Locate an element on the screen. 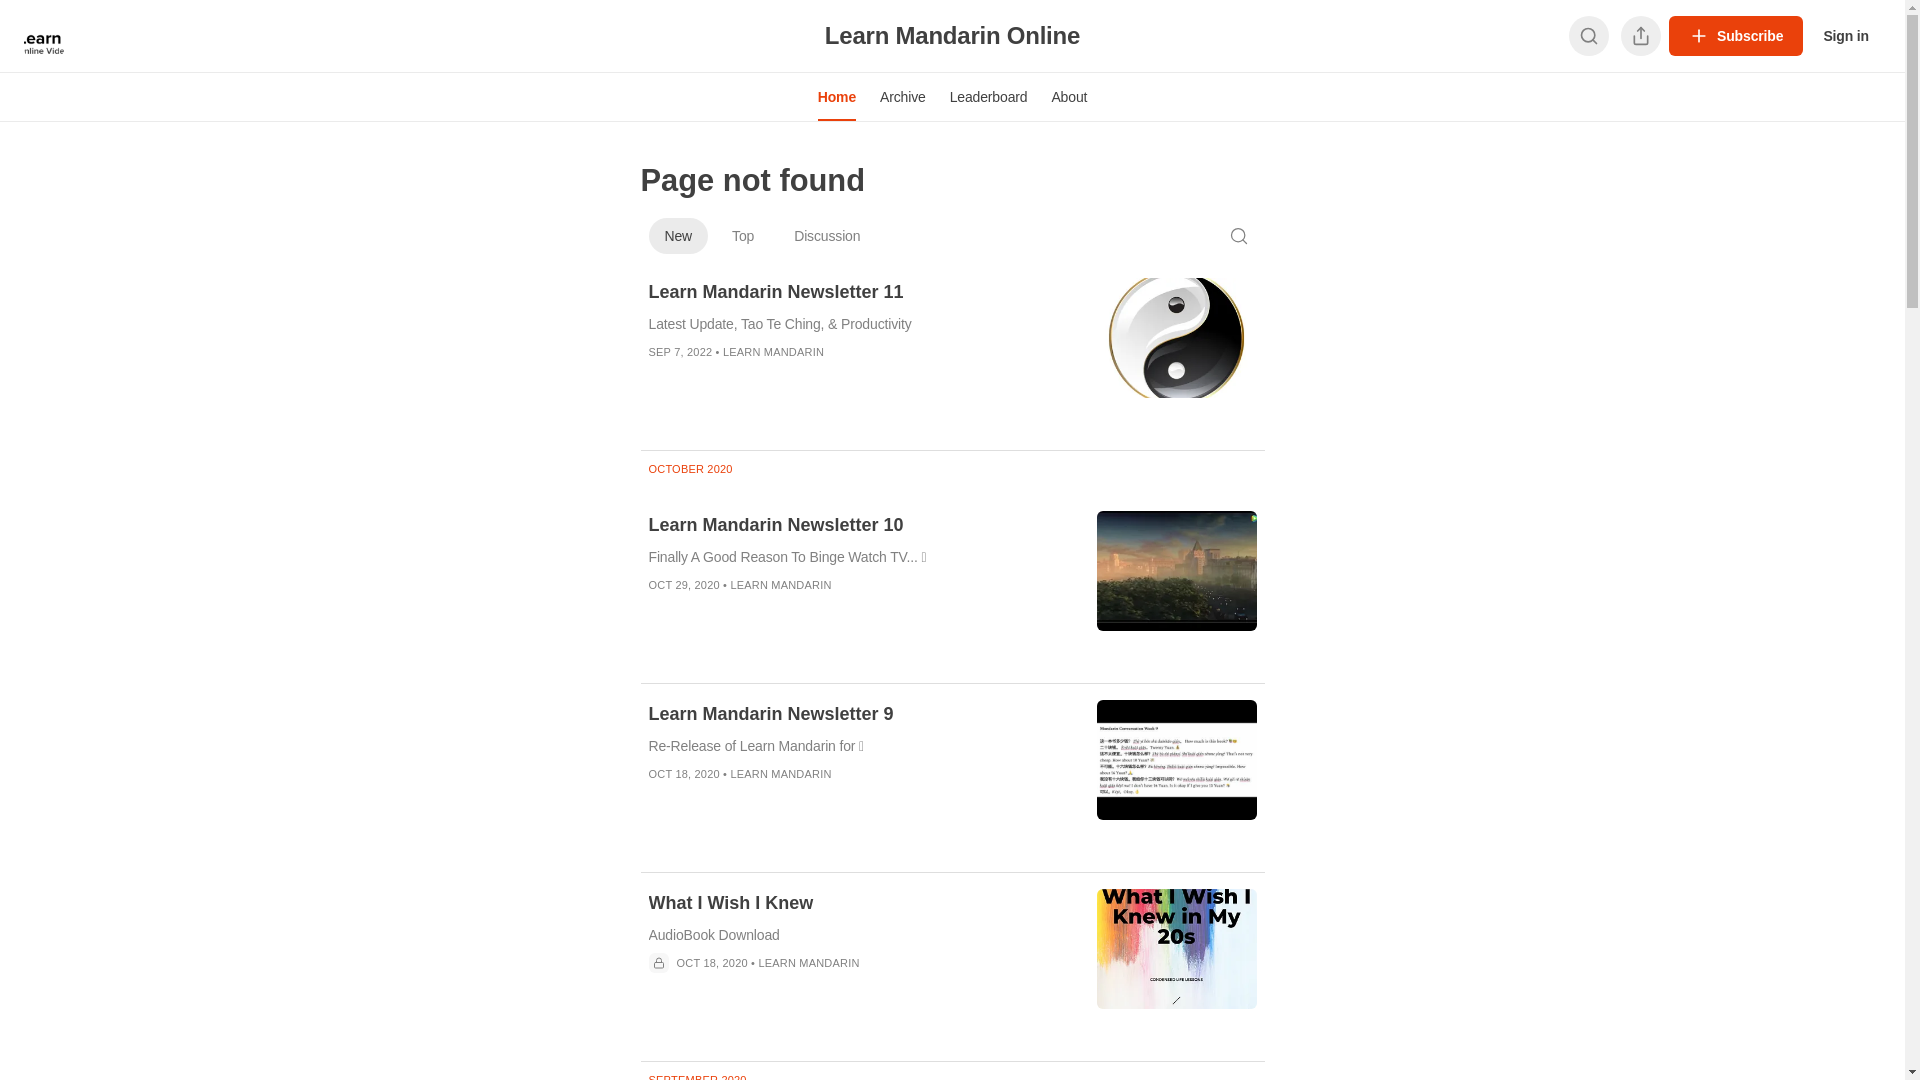 The width and height of the screenshot is (1920, 1080). 'LEARN MANDARIN' is located at coordinates (779, 585).